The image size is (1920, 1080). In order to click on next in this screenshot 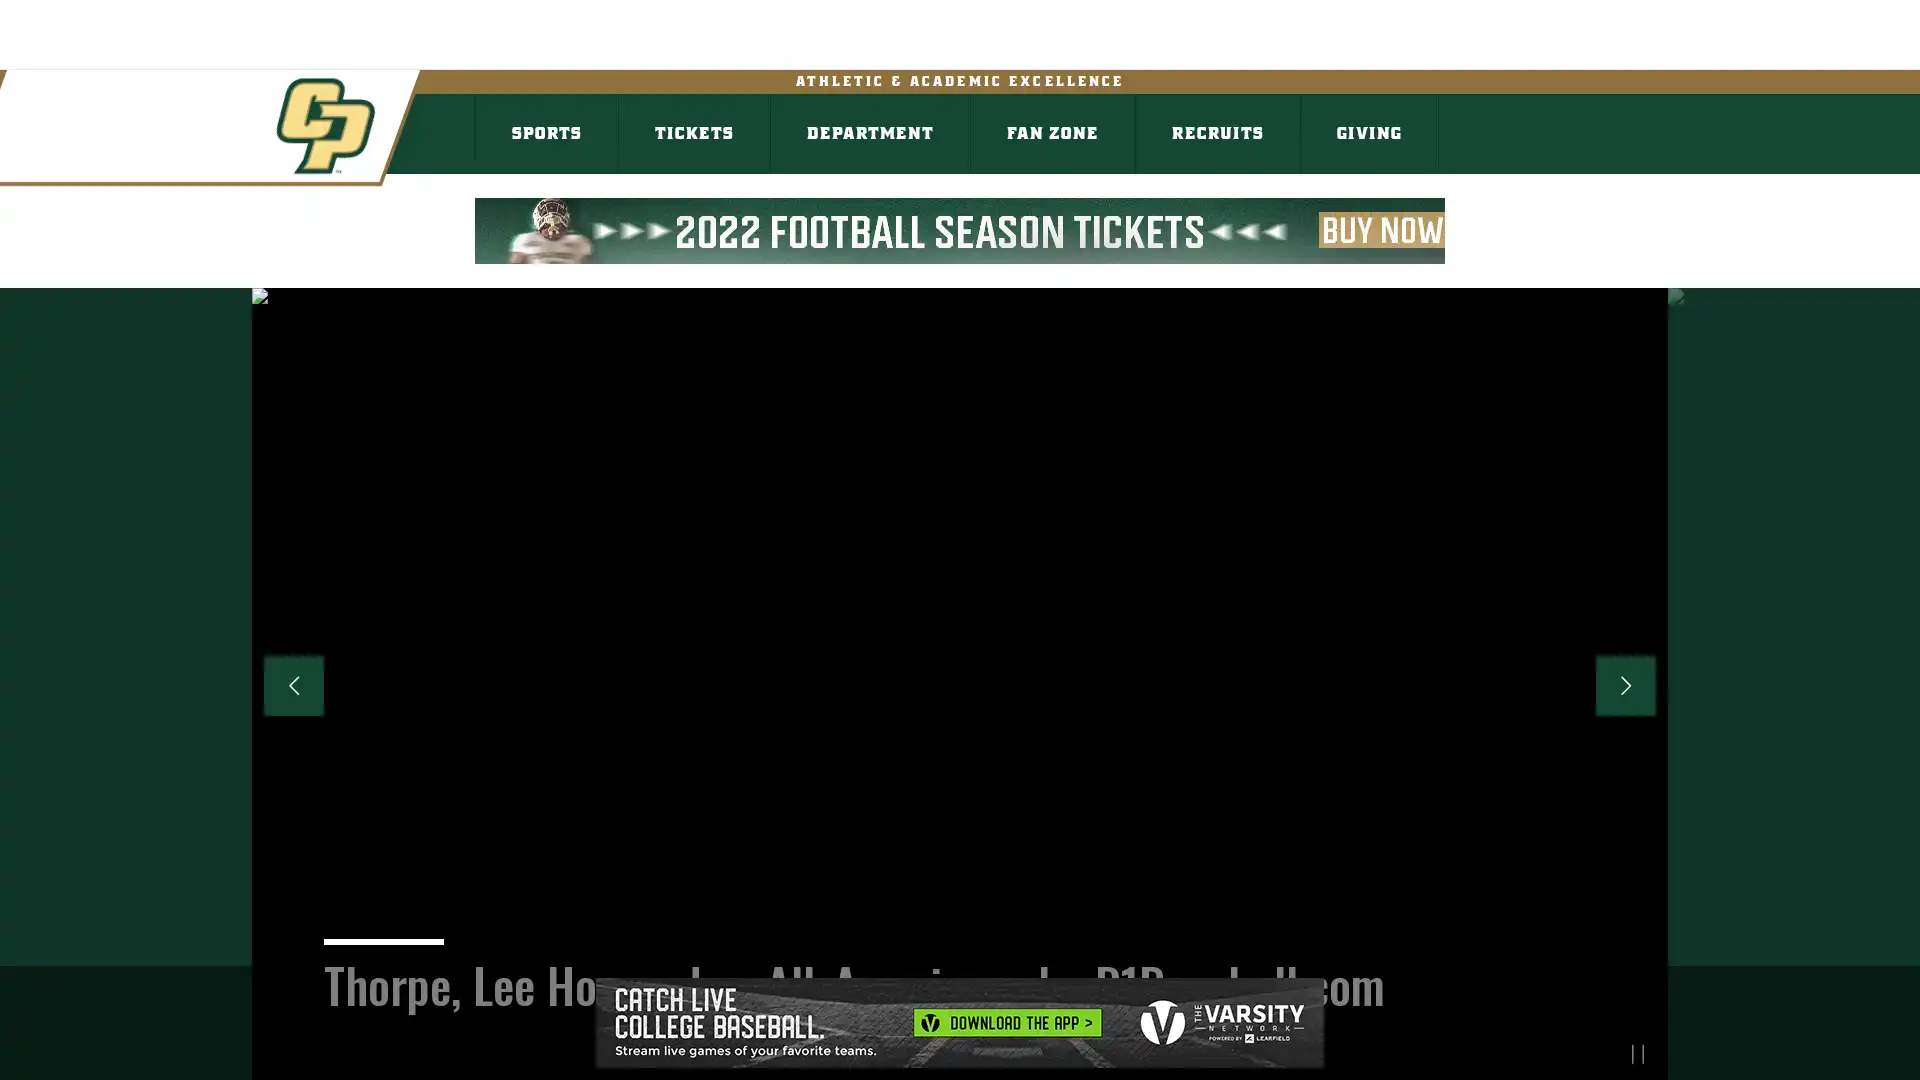, I will do `click(1626, 685)`.